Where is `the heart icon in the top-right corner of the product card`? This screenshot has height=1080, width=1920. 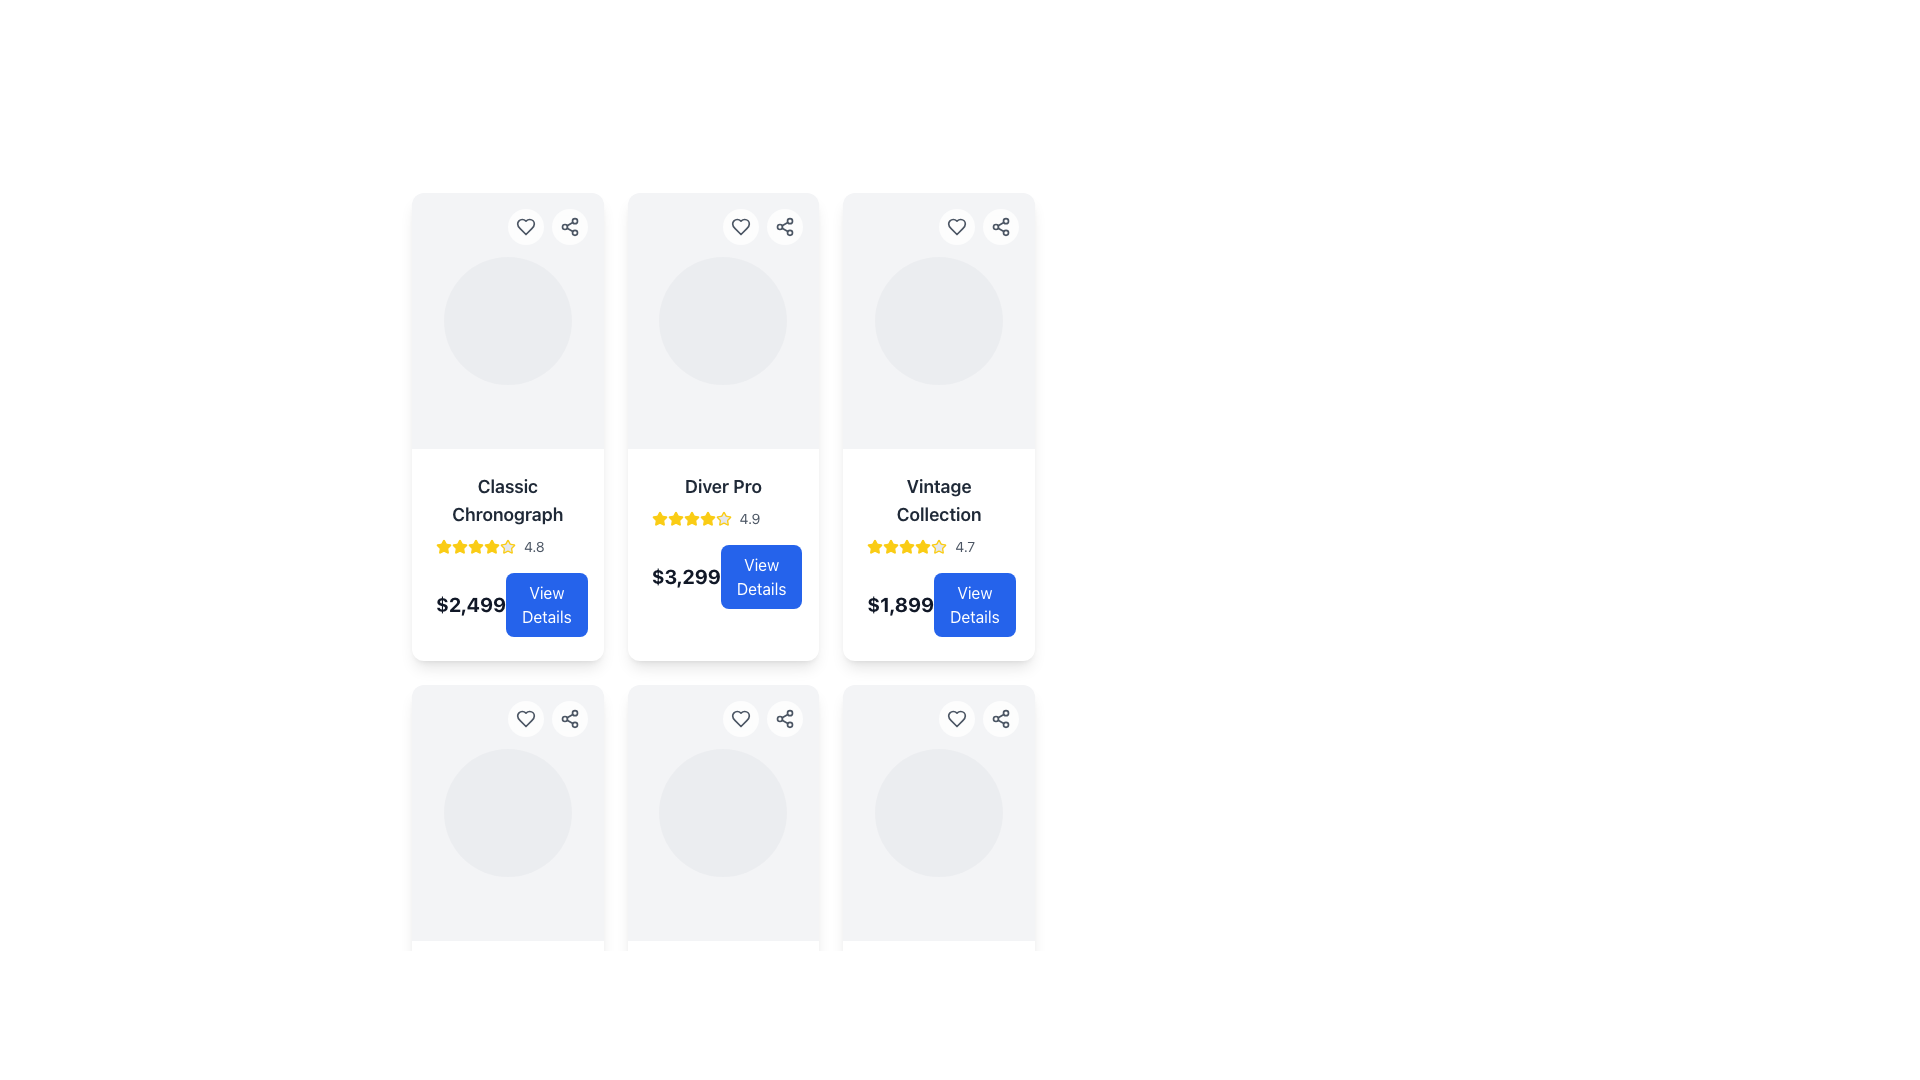 the heart icon in the top-right corner of the product card is located at coordinates (955, 717).